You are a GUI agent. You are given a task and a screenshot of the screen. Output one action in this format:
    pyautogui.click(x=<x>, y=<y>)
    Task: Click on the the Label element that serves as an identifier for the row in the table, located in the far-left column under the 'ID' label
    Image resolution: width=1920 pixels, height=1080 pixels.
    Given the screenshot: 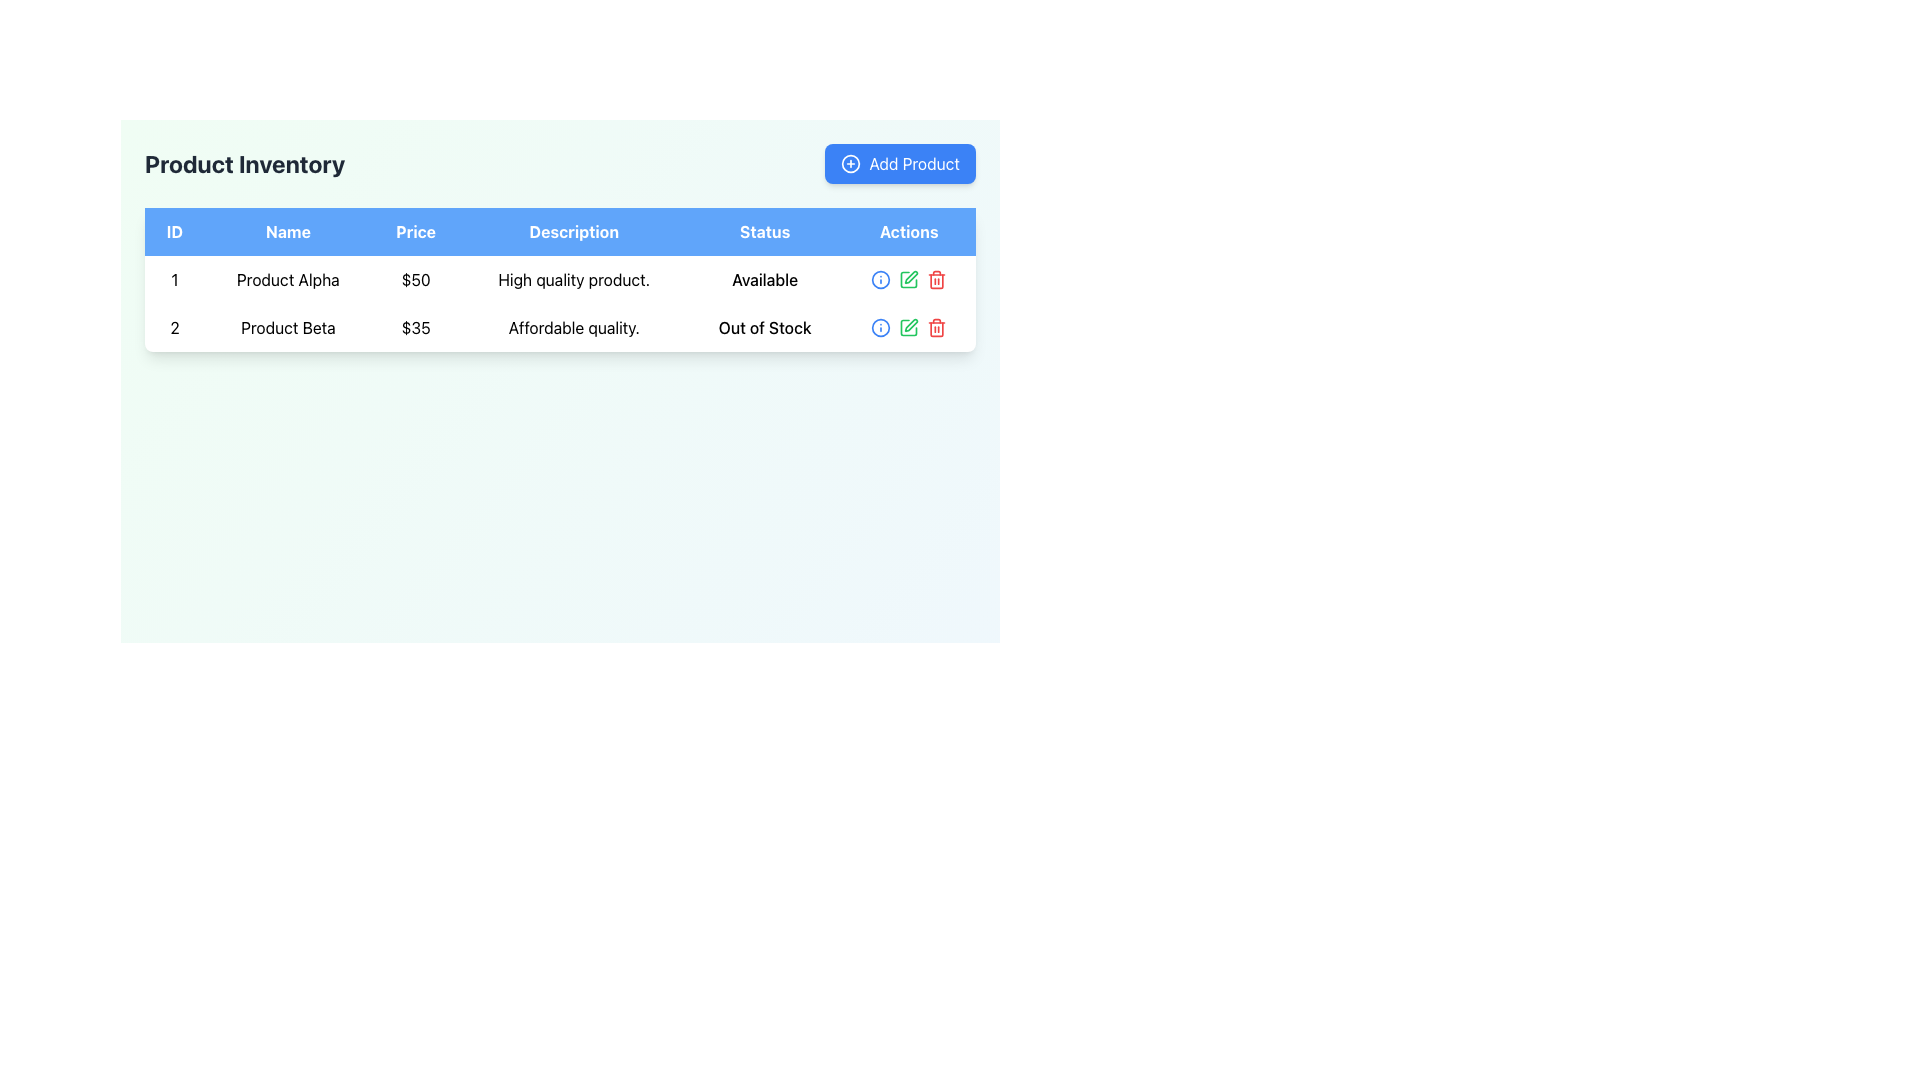 What is the action you would take?
    pyautogui.click(x=174, y=280)
    